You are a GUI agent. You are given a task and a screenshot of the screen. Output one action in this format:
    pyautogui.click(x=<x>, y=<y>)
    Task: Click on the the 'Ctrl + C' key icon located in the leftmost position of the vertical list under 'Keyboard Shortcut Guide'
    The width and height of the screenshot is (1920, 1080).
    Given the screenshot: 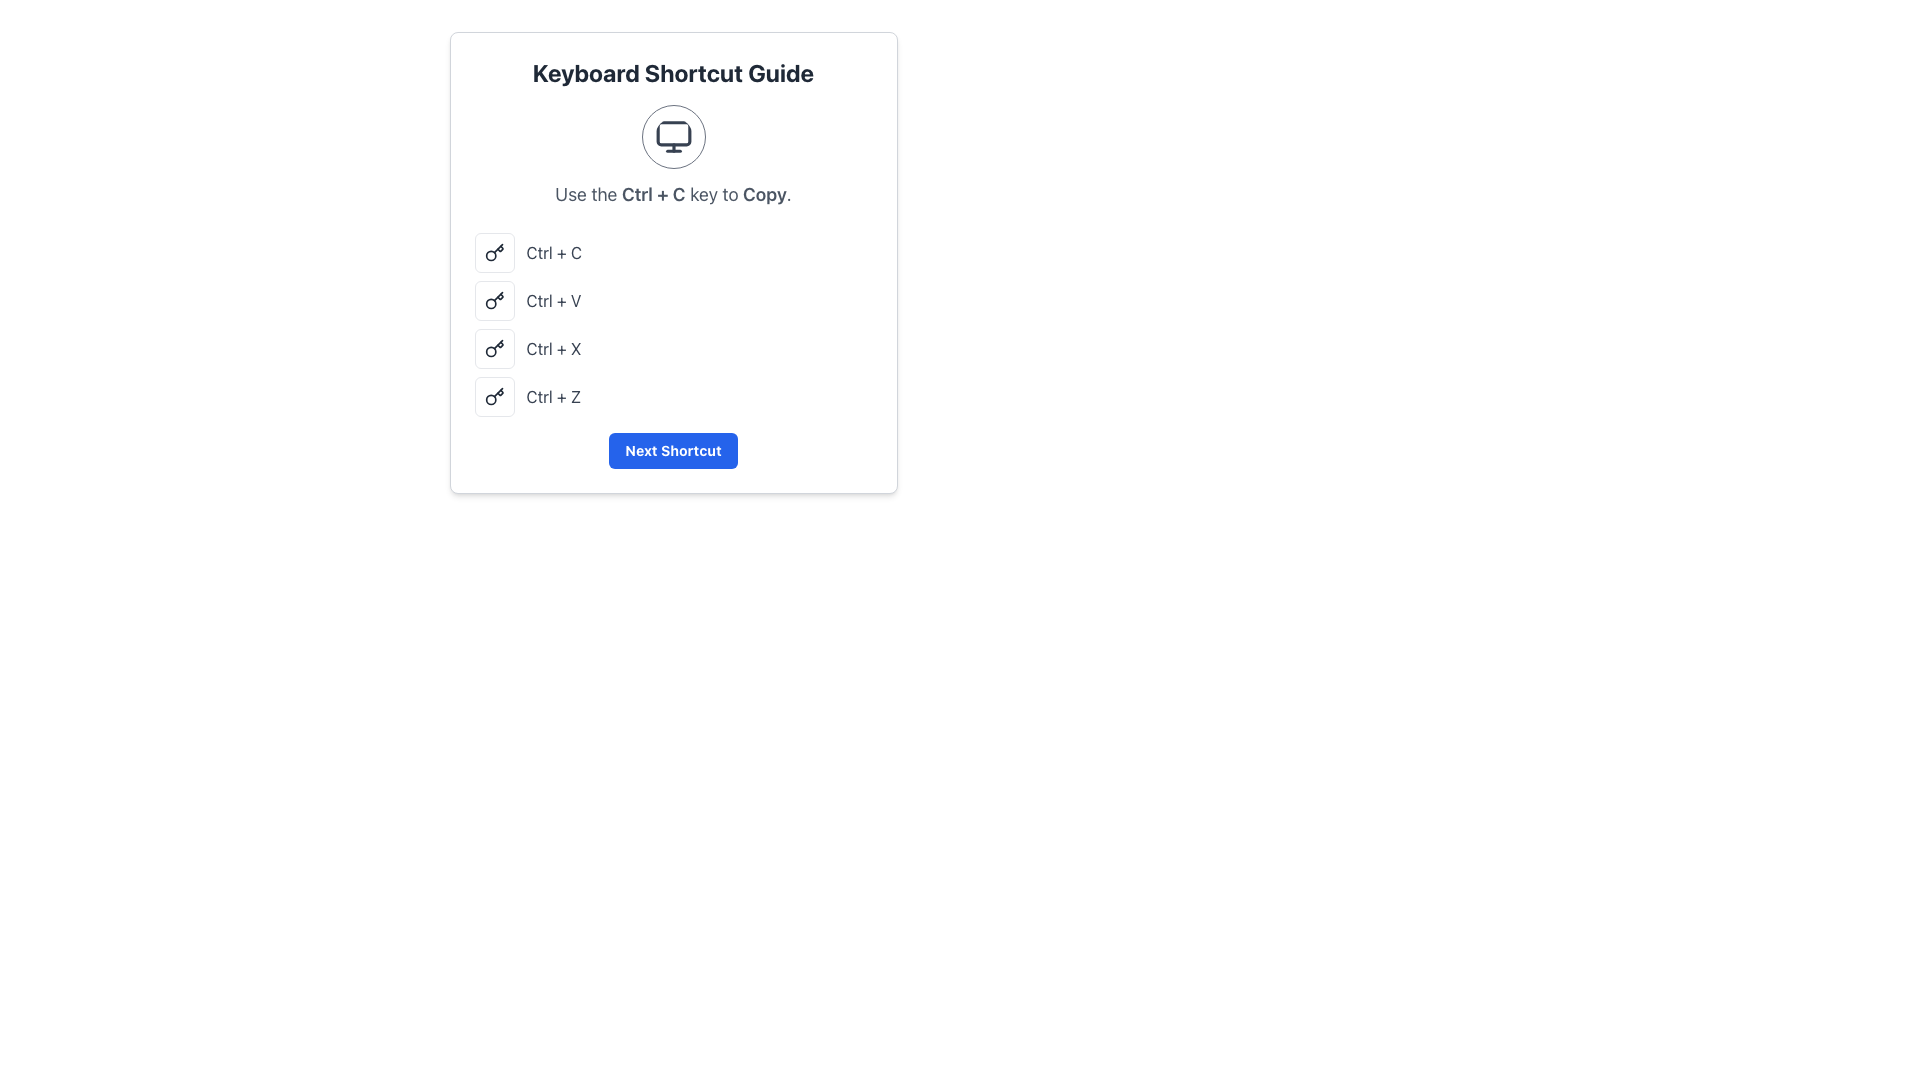 What is the action you would take?
    pyautogui.click(x=494, y=252)
    